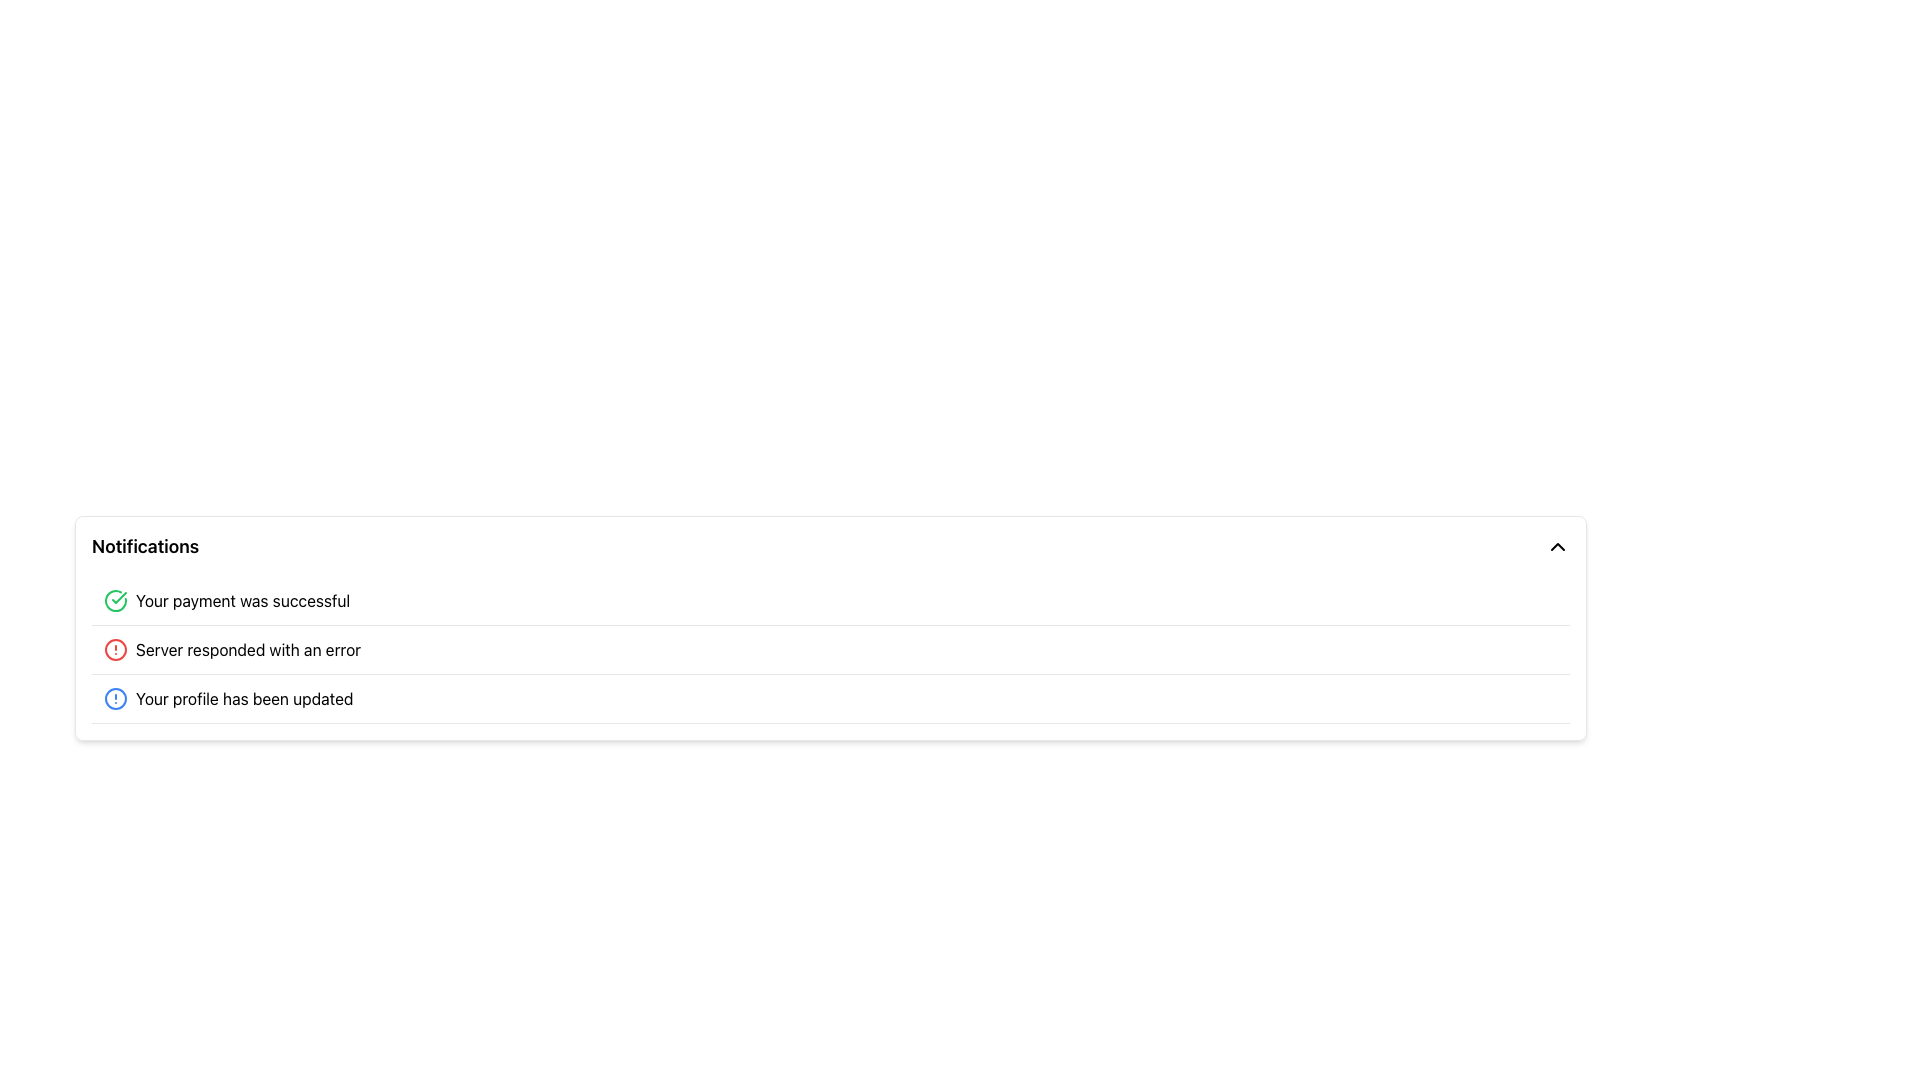 The width and height of the screenshot is (1920, 1080). Describe the element at coordinates (1557, 547) in the screenshot. I see `the toggle button located at the top-right corner of the 'Notifications' section` at that location.